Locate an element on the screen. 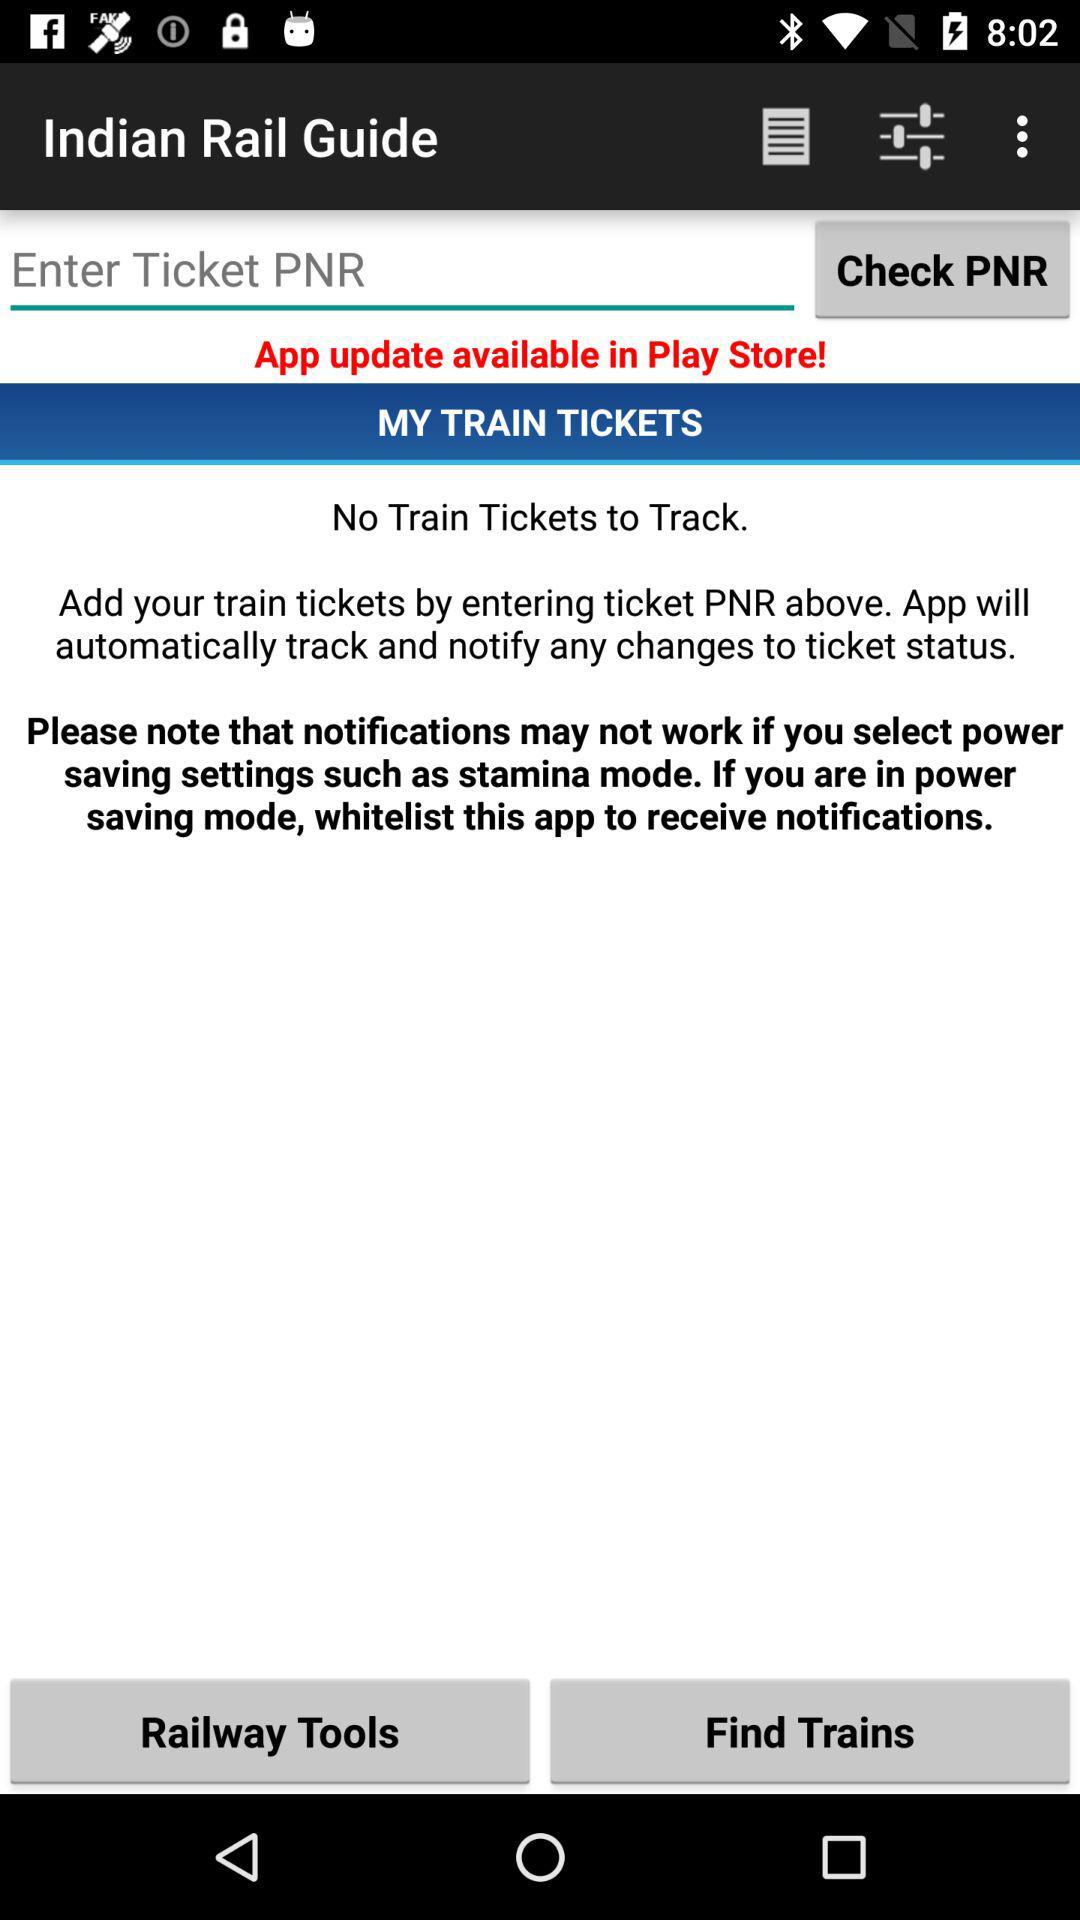 This screenshot has height=1920, width=1080. item above the app update available item is located at coordinates (942, 268).